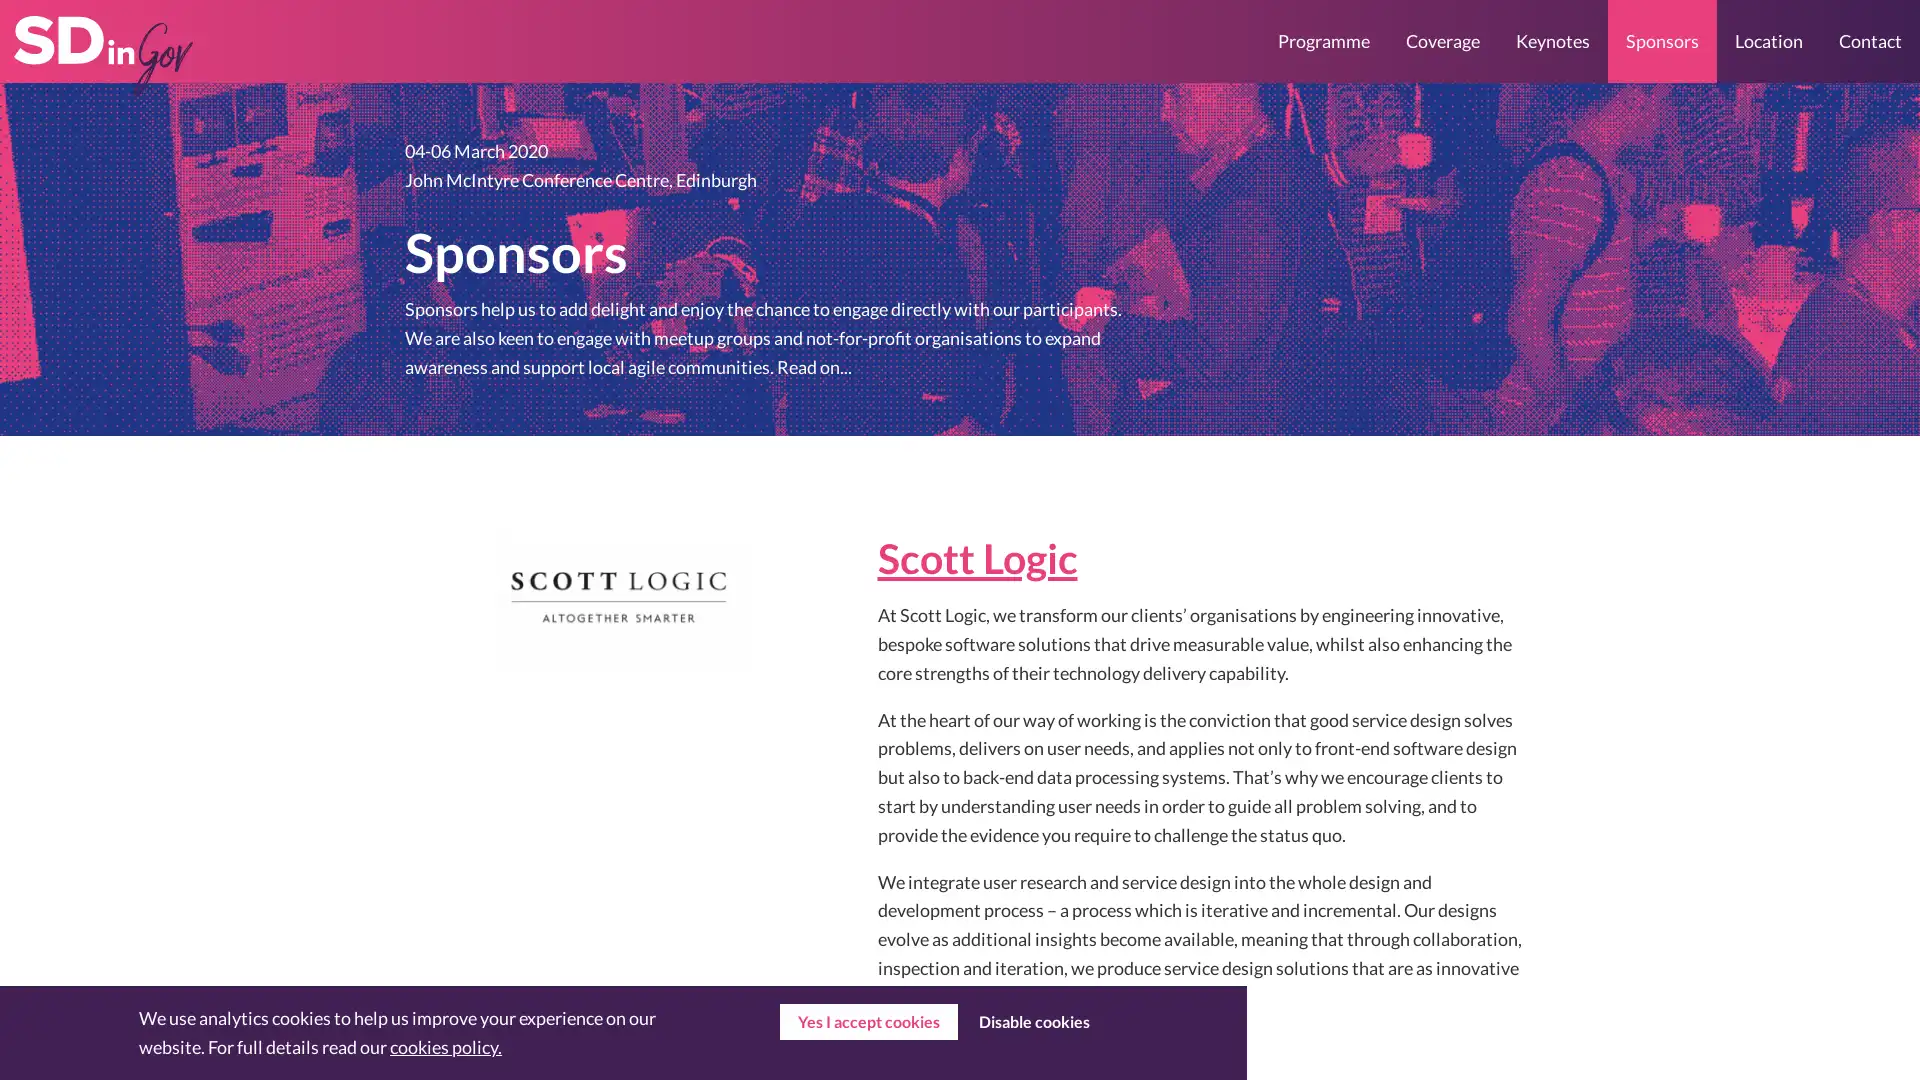 This screenshot has height=1080, width=1920. I want to click on Yes I accept cookies, so click(868, 1022).